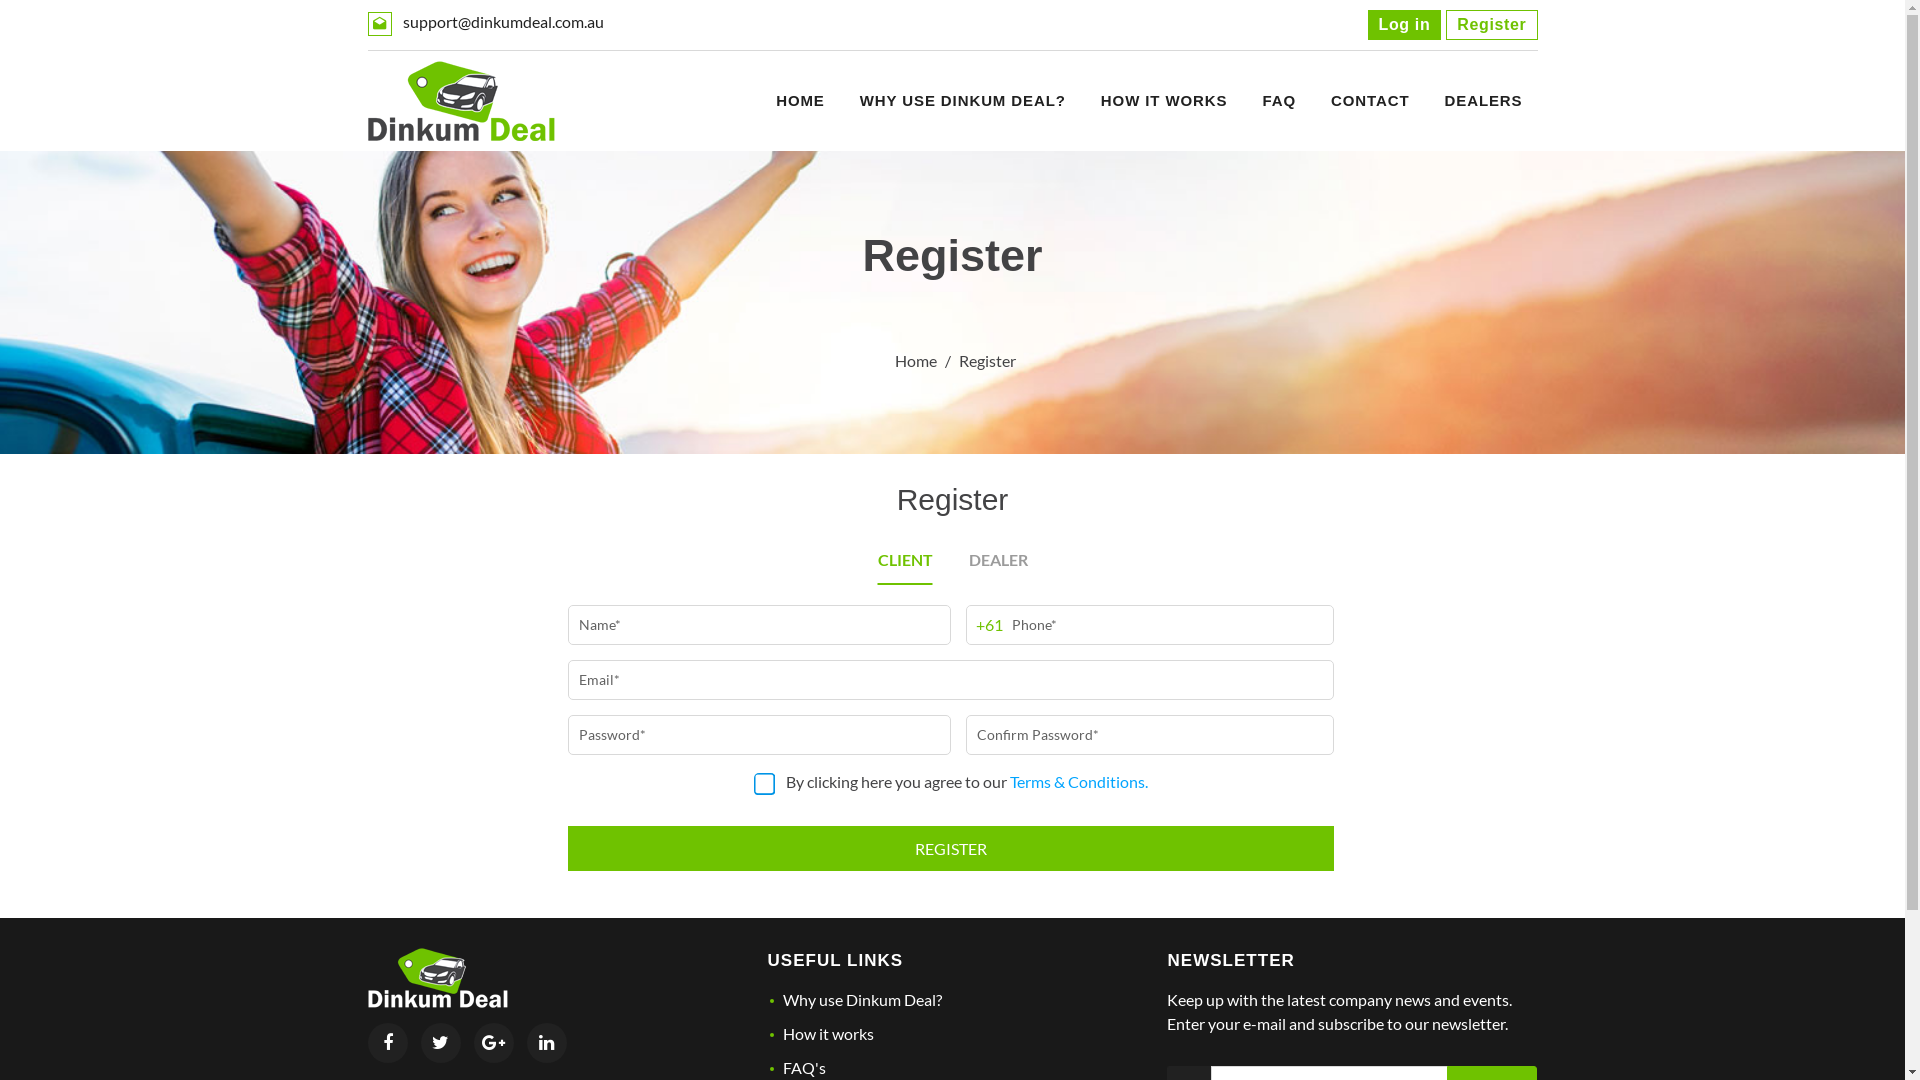 This screenshot has width=1920, height=1080. What do you see at coordinates (1491, 24) in the screenshot?
I see `'Register'` at bounding box center [1491, 24].